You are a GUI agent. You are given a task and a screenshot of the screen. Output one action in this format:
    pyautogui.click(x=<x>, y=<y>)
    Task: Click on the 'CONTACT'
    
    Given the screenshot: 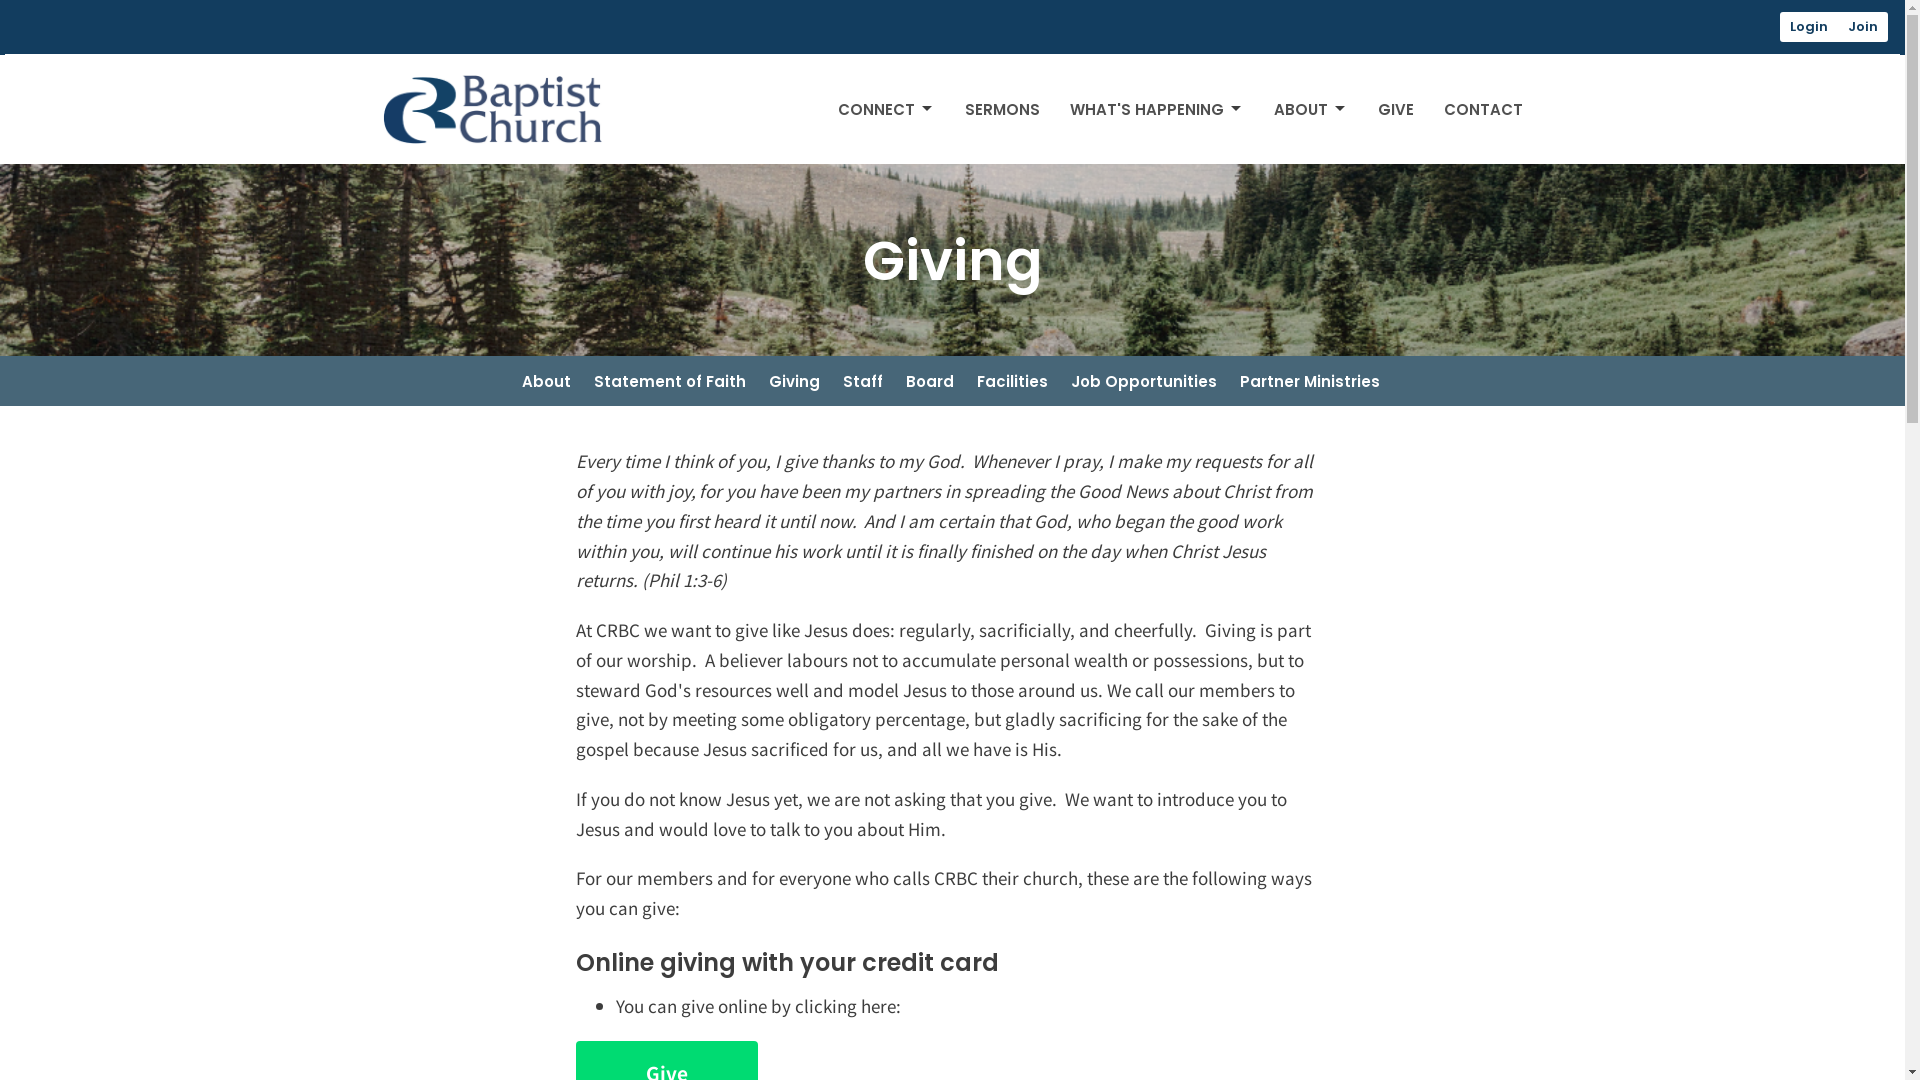 What is the action you would take?
    pyautogui.click(x=1483, y=109)
    